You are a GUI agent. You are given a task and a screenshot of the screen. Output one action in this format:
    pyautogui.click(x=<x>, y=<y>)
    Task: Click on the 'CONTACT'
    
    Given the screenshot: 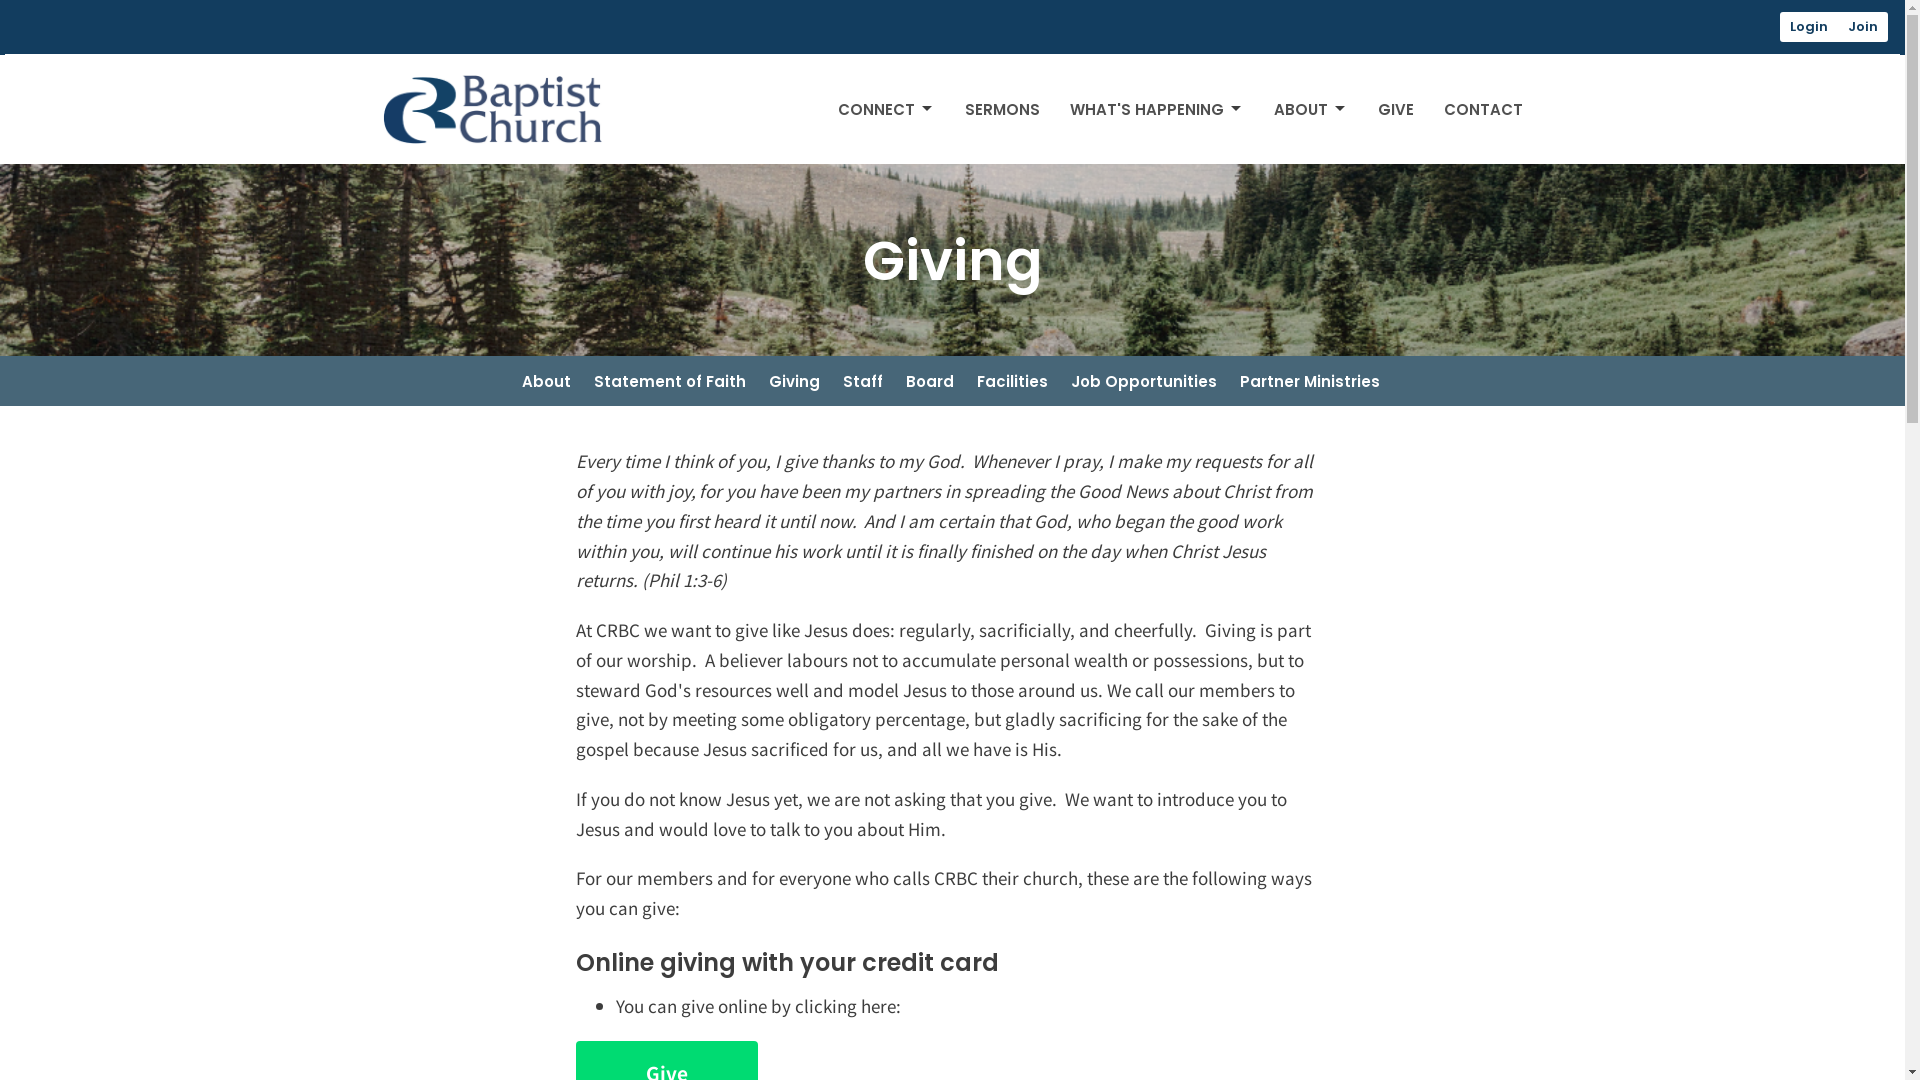 What is the action you would take?
    pyautogui.click(x=1483, y=109)
    